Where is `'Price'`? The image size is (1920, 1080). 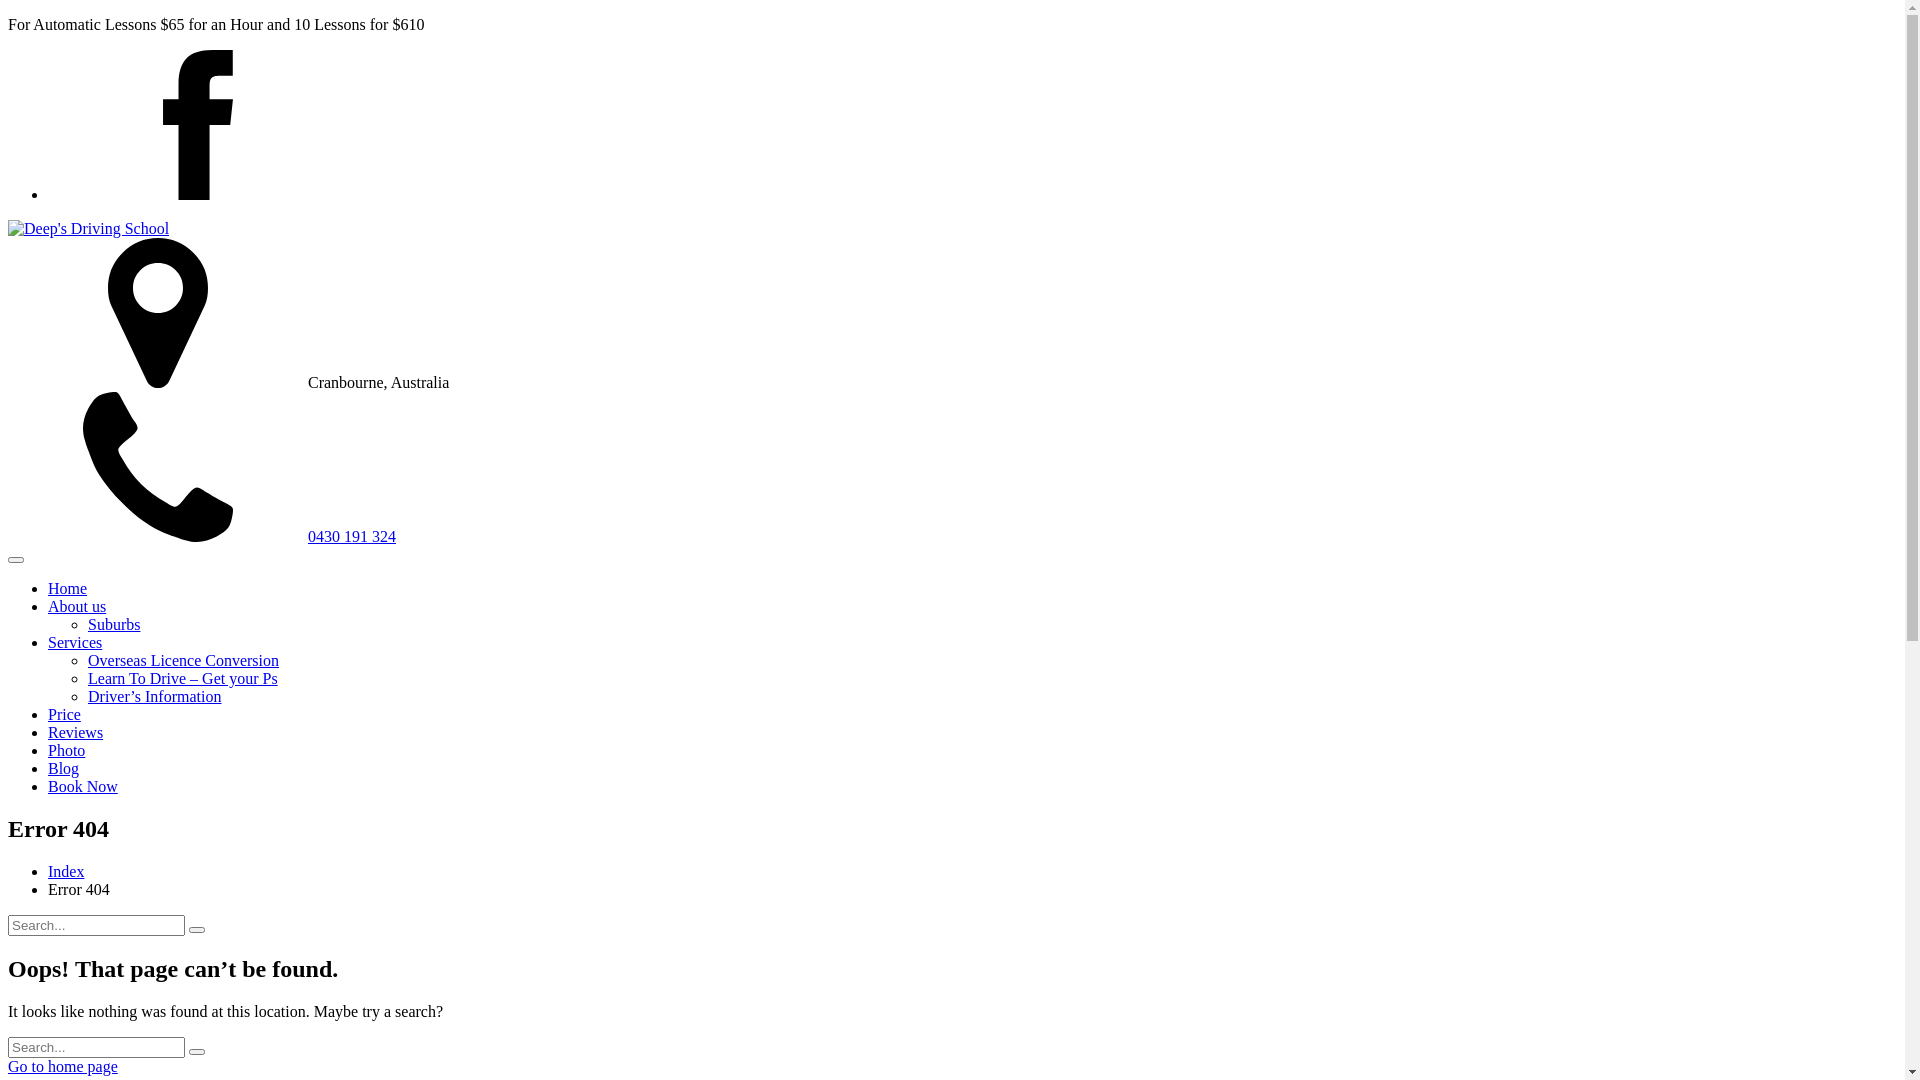 'Price' is located at coordinates (64, 713).